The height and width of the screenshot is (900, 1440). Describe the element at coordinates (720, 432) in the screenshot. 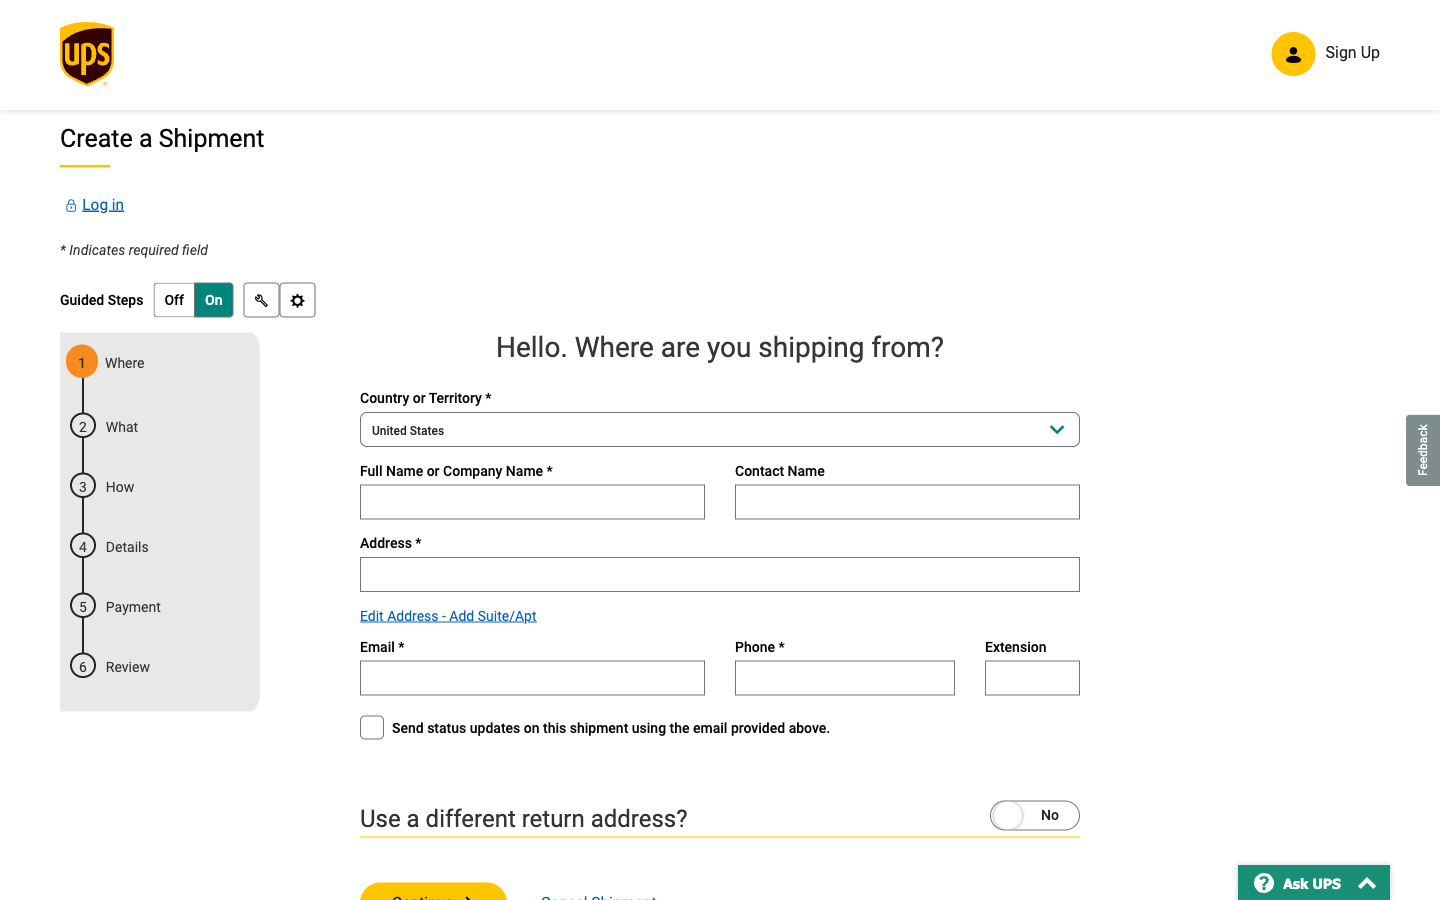

I see `the country selection dropdown and navigate to the desired country by scrolling down` at that location.